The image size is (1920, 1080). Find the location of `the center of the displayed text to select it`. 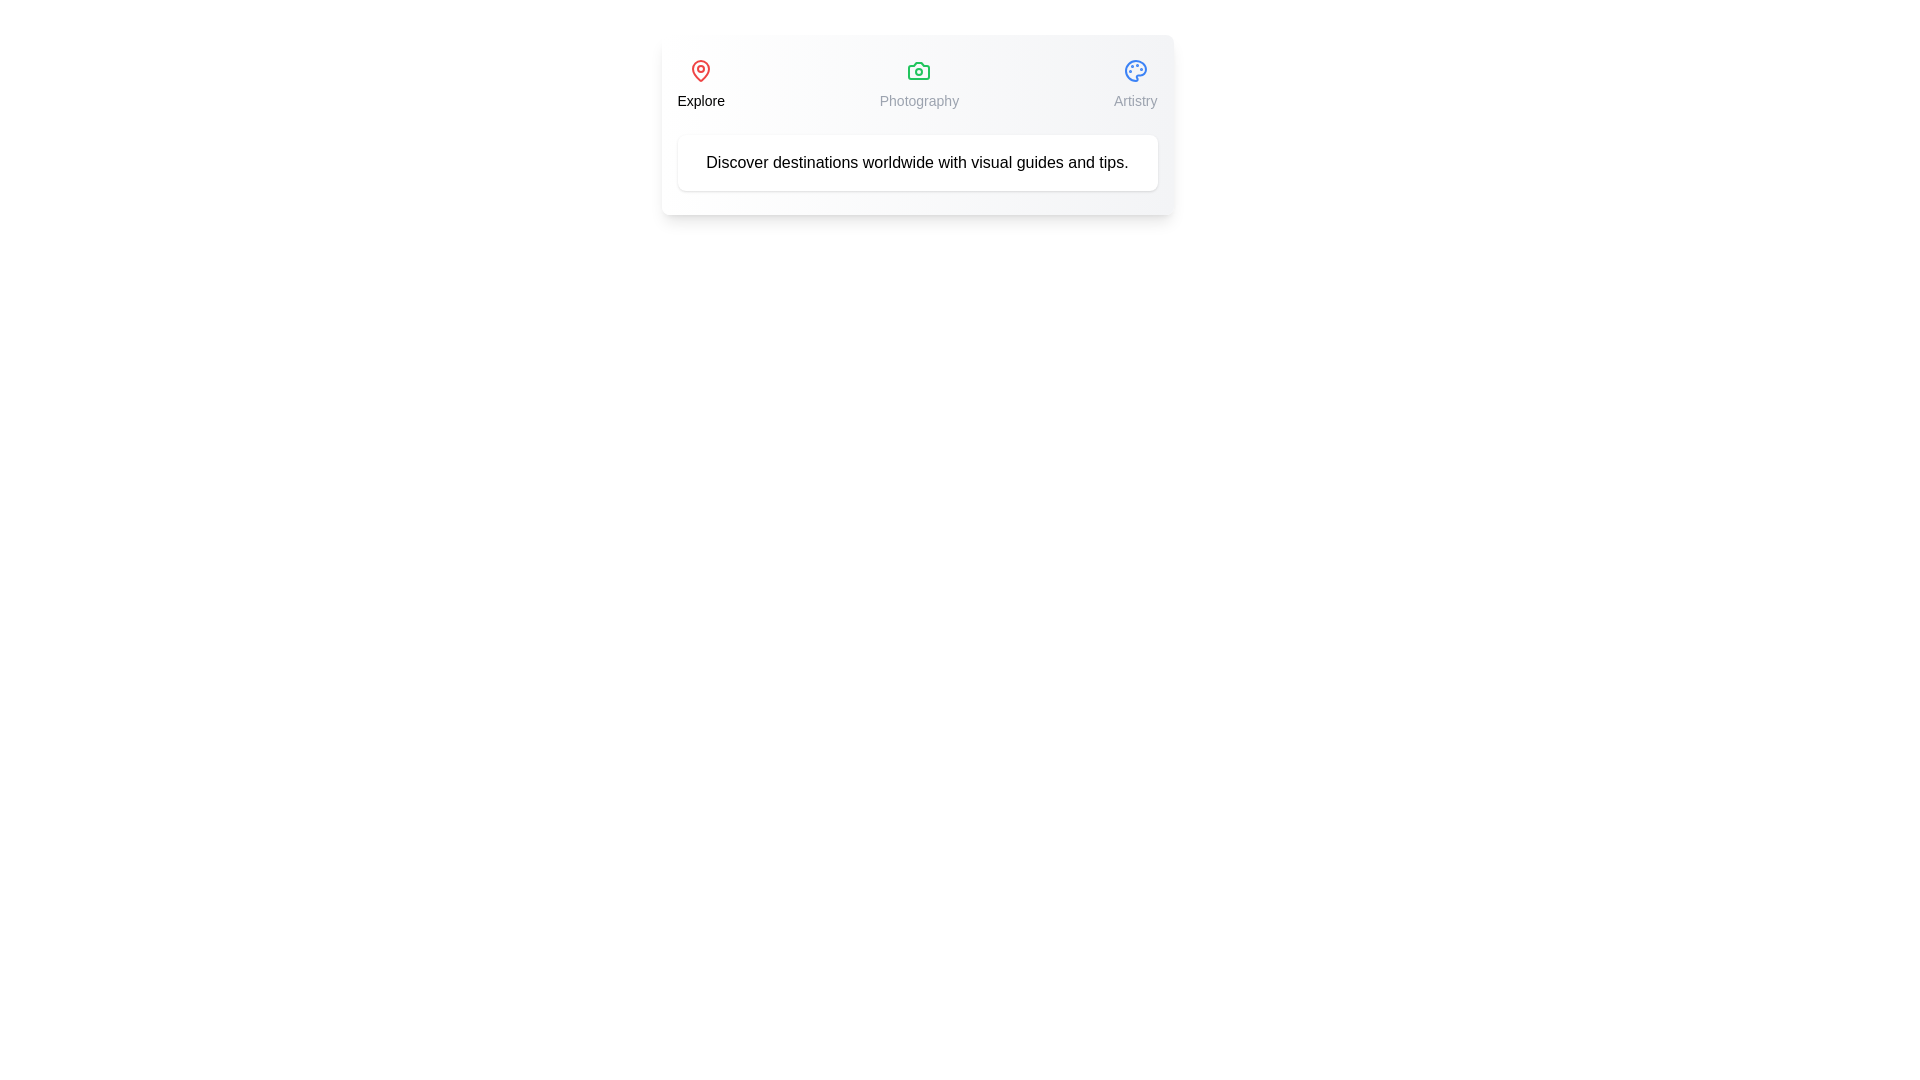

the center of the displayed text to select it is located at coordinates (916, 161).